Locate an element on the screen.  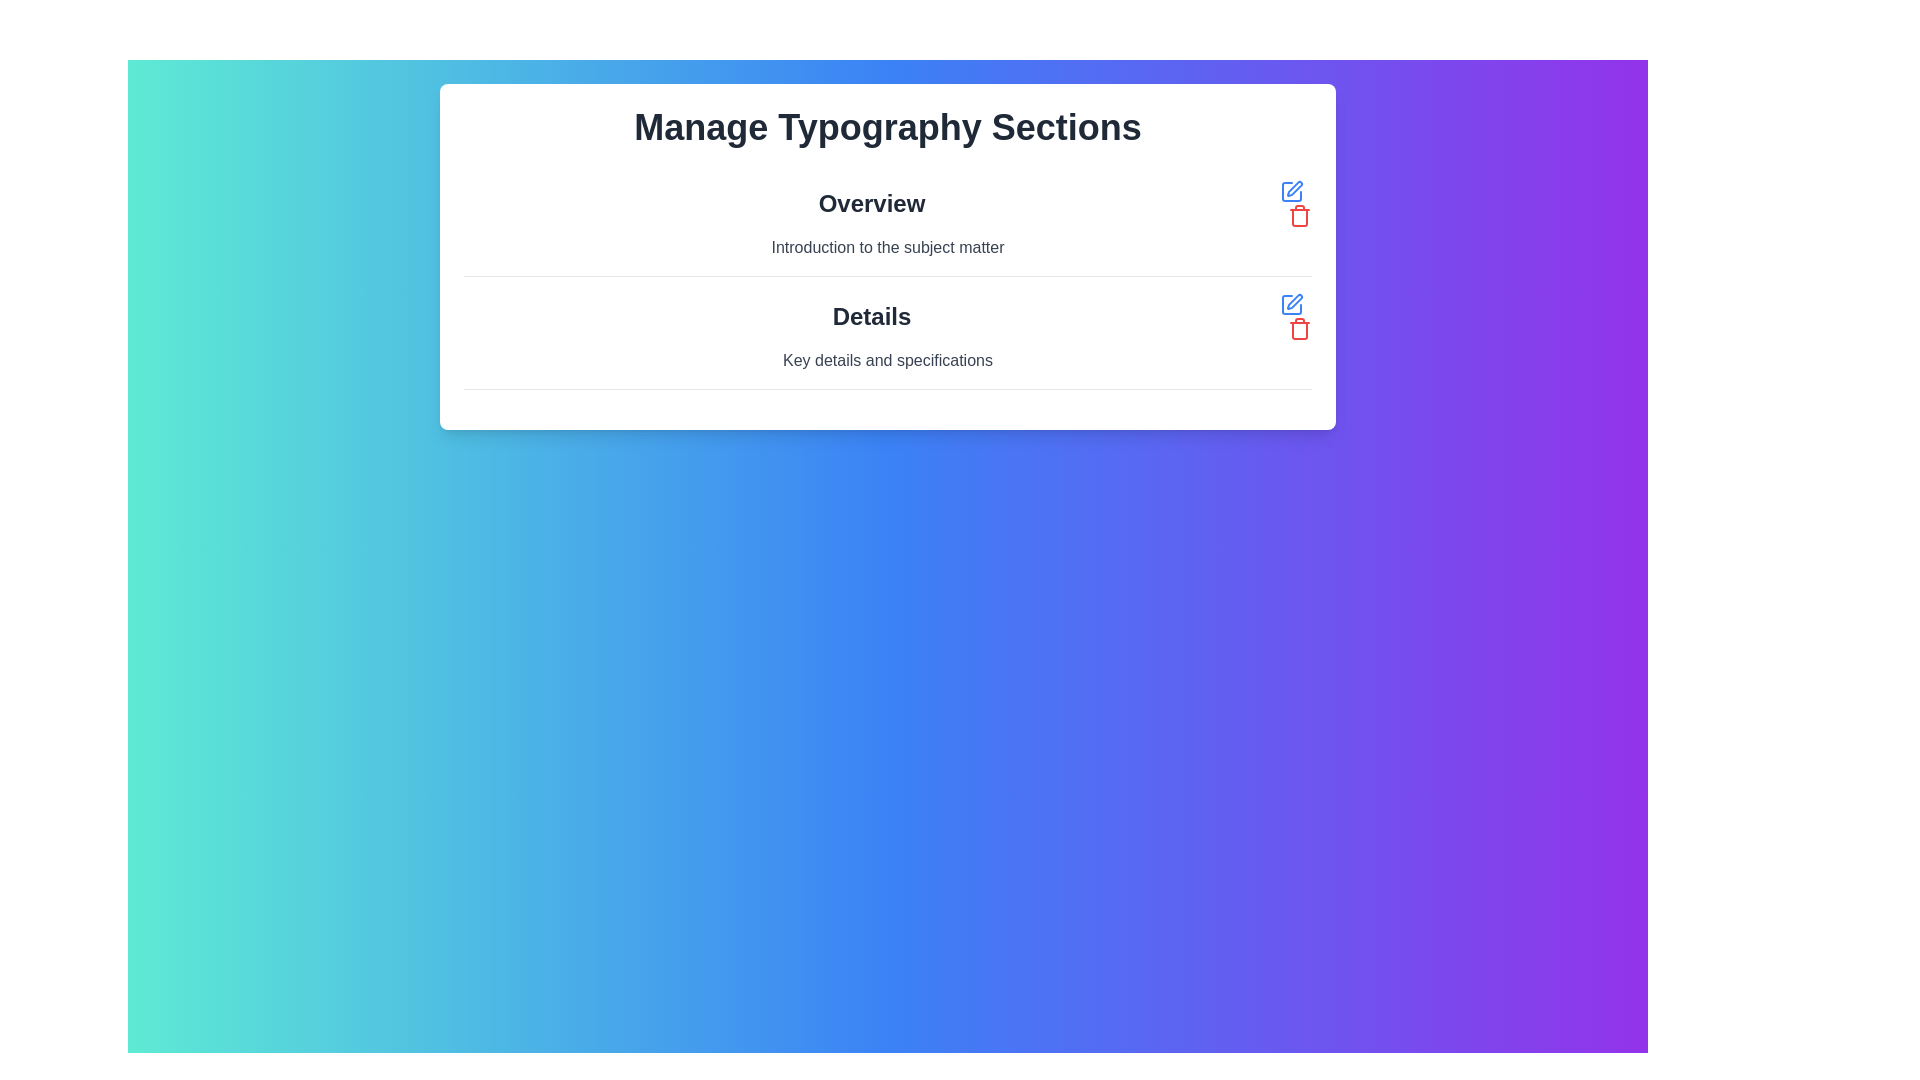
the small square-shaped button styled as a pen tool icon, located to the right of the 'Details' label in the bottom row of the layout is located at coordinates (1291, 192).